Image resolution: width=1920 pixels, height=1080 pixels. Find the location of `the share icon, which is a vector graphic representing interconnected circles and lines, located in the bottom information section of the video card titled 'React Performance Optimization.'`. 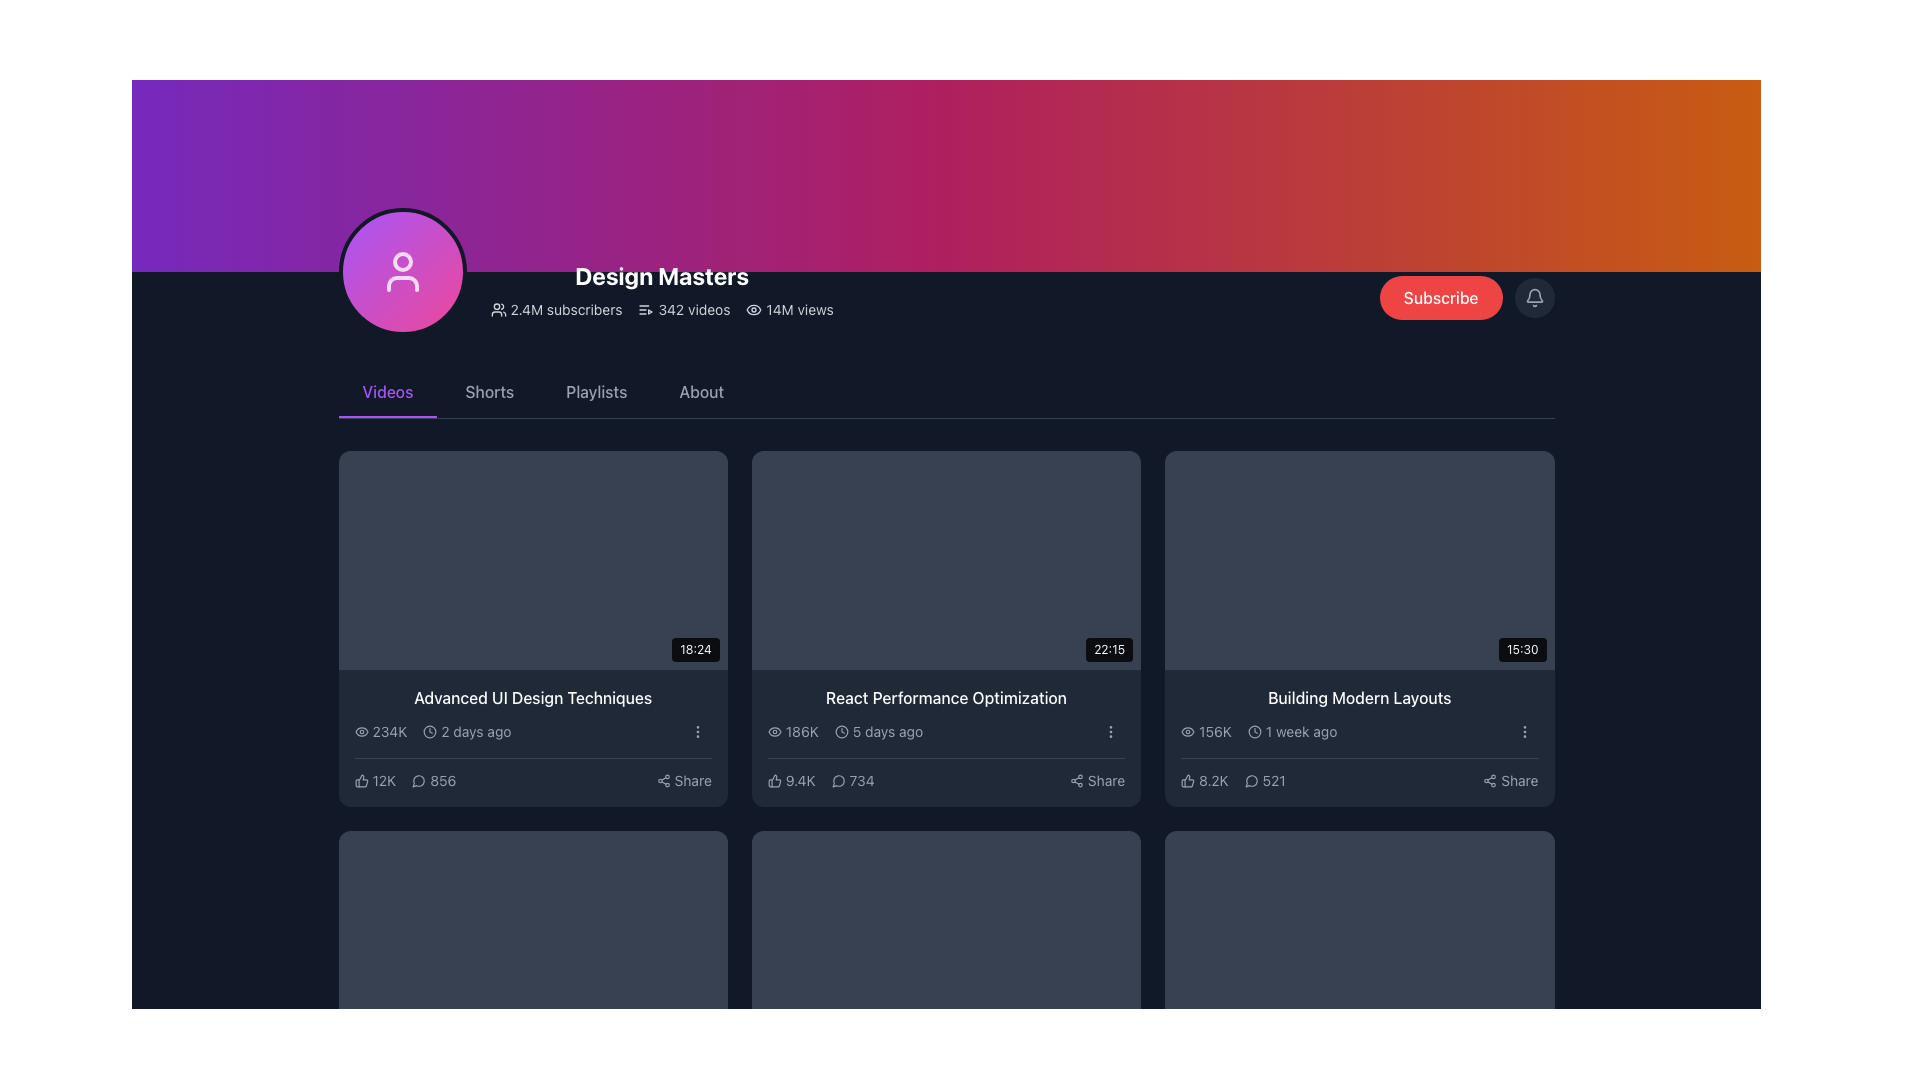

the share icon, which is a vector graphic representing interconnected circles and lines, located in the bottom information section of the video card titled 'React Performance Optimization.' is located at coordinates (1075, 779).